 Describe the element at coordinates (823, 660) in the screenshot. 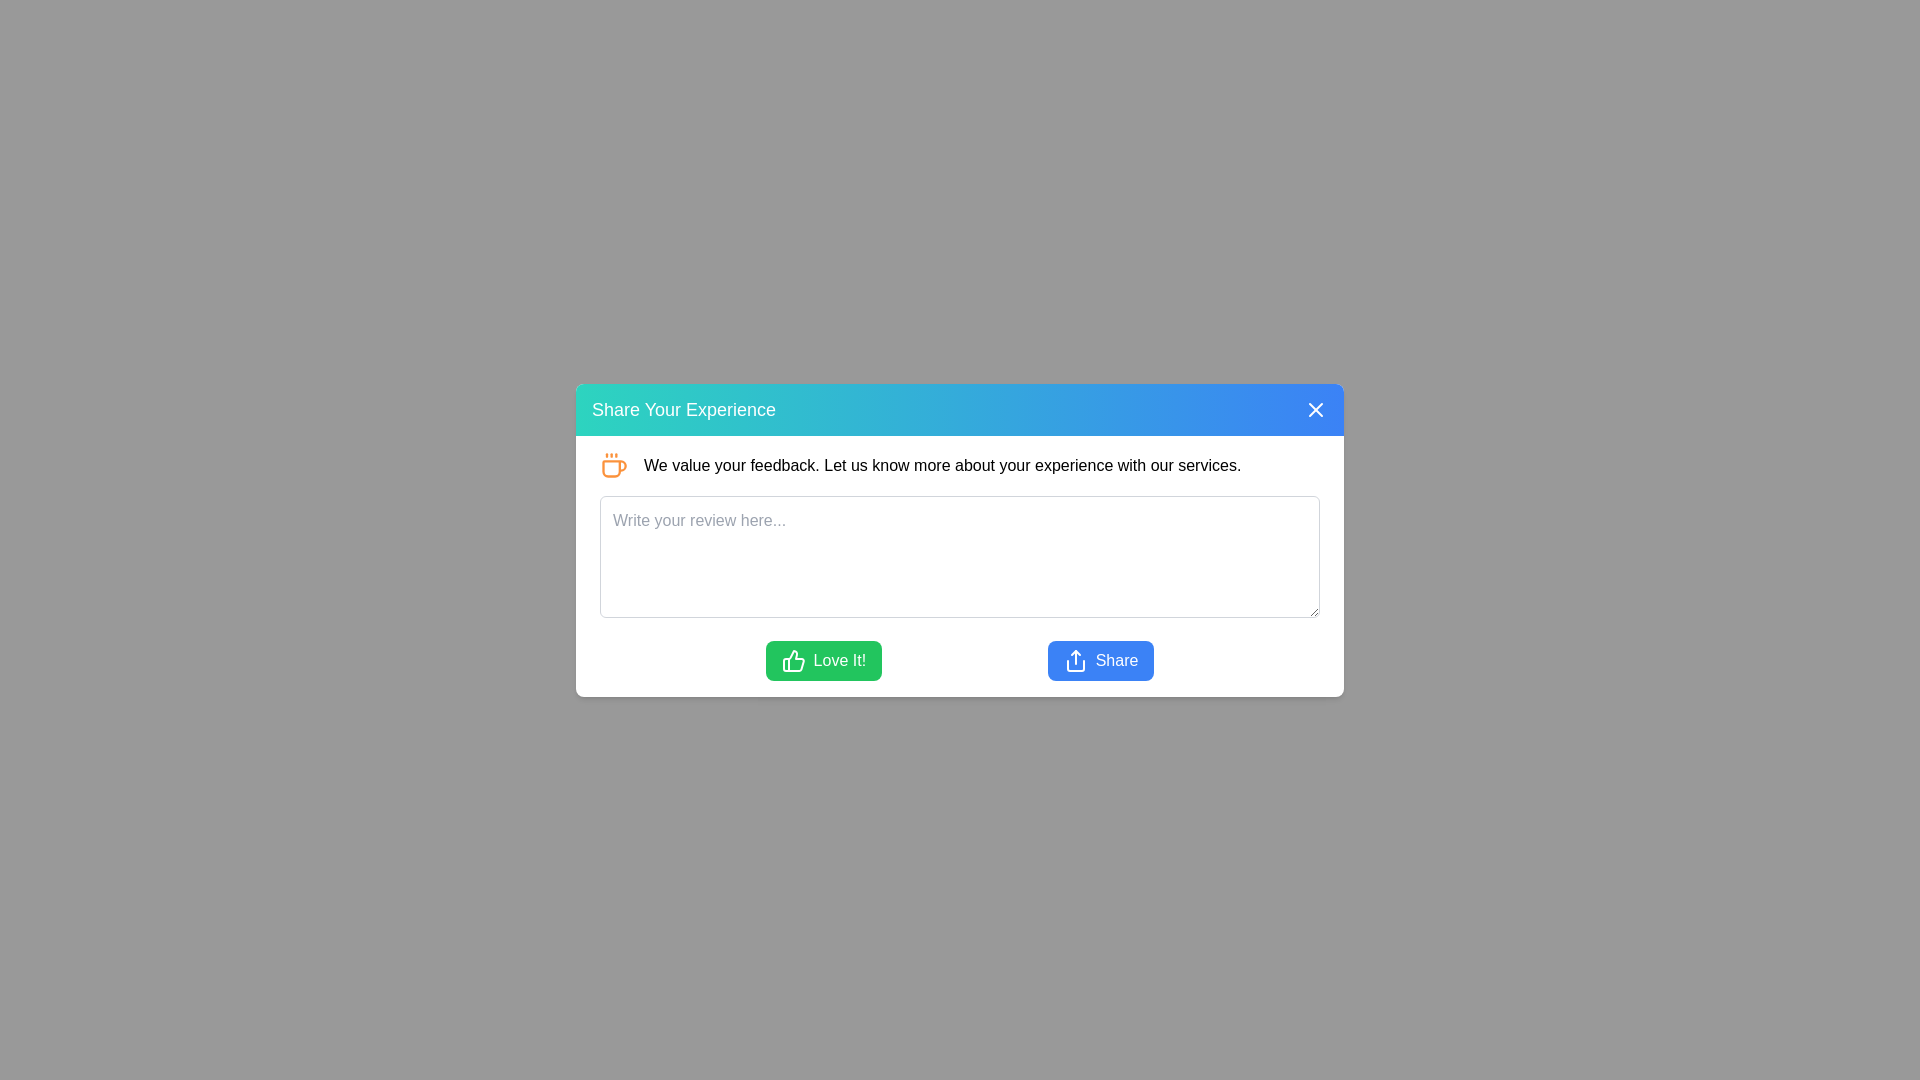

I see `the first button on the left in the horizontal alignment at the bottom of the feedback form` at that location.